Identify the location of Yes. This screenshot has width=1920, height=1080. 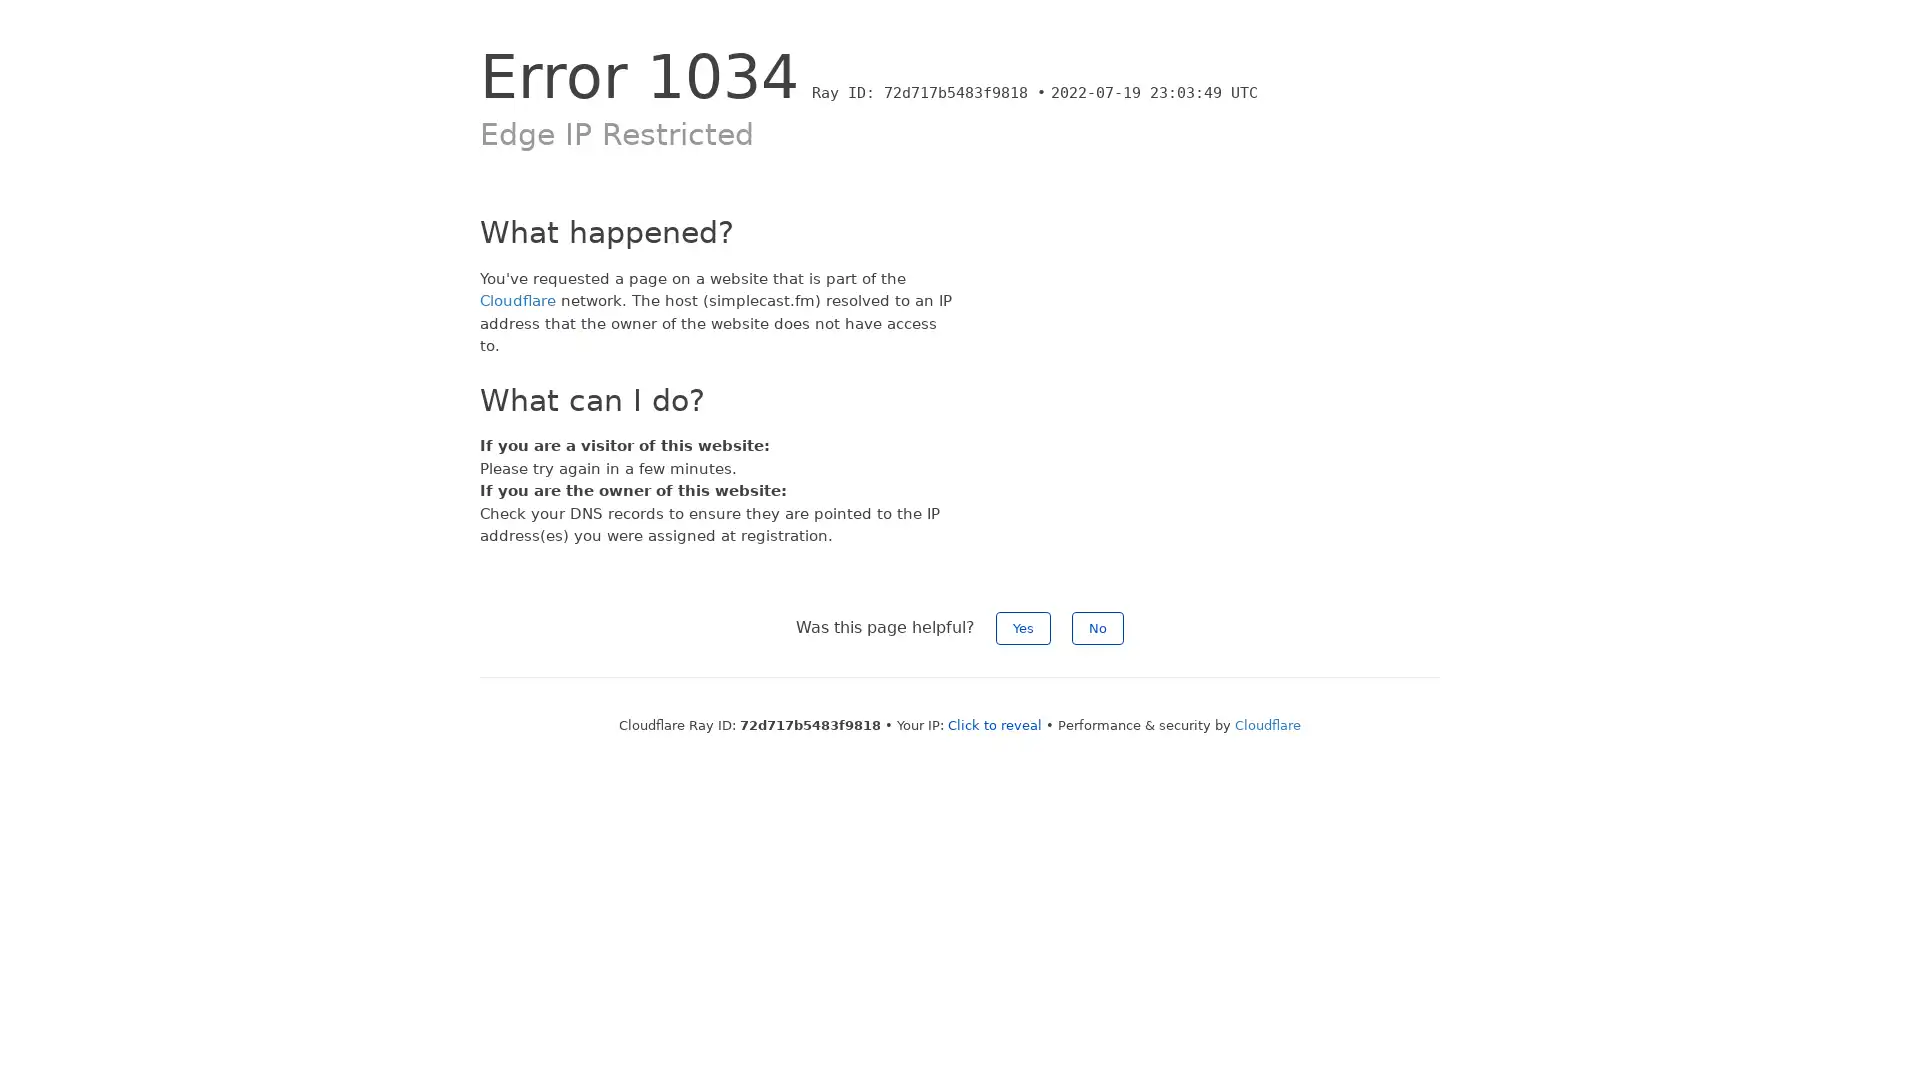
(1023, 626).